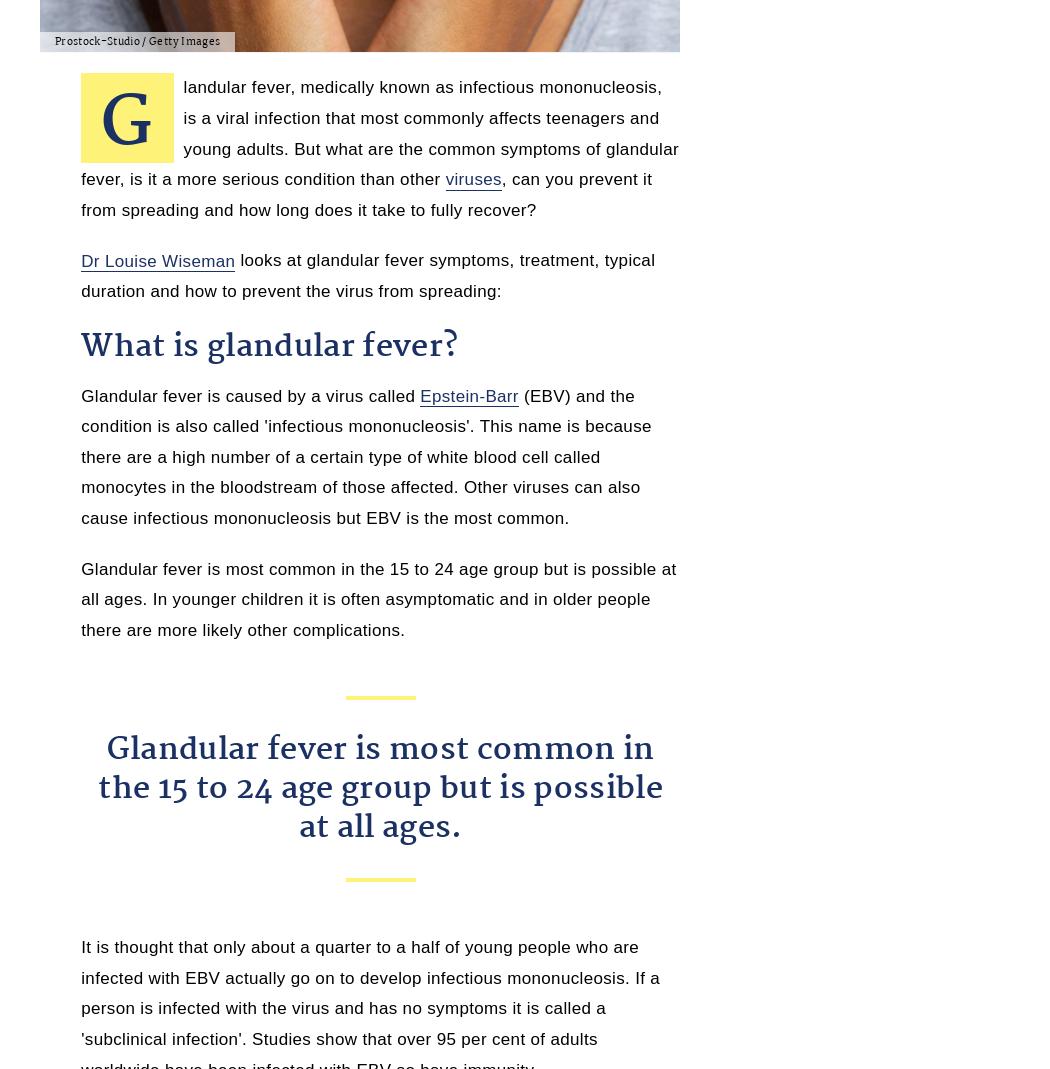  Describe the element at coordinates (80, 127) in the screenshot. I see `'Glandular fever, medically known as infectious mononucleosis, is a viral infection that most commonly affects teenagers and young adults. But what are the common symptoms of glandular fever, is it a more serious condition than other'` at that location.